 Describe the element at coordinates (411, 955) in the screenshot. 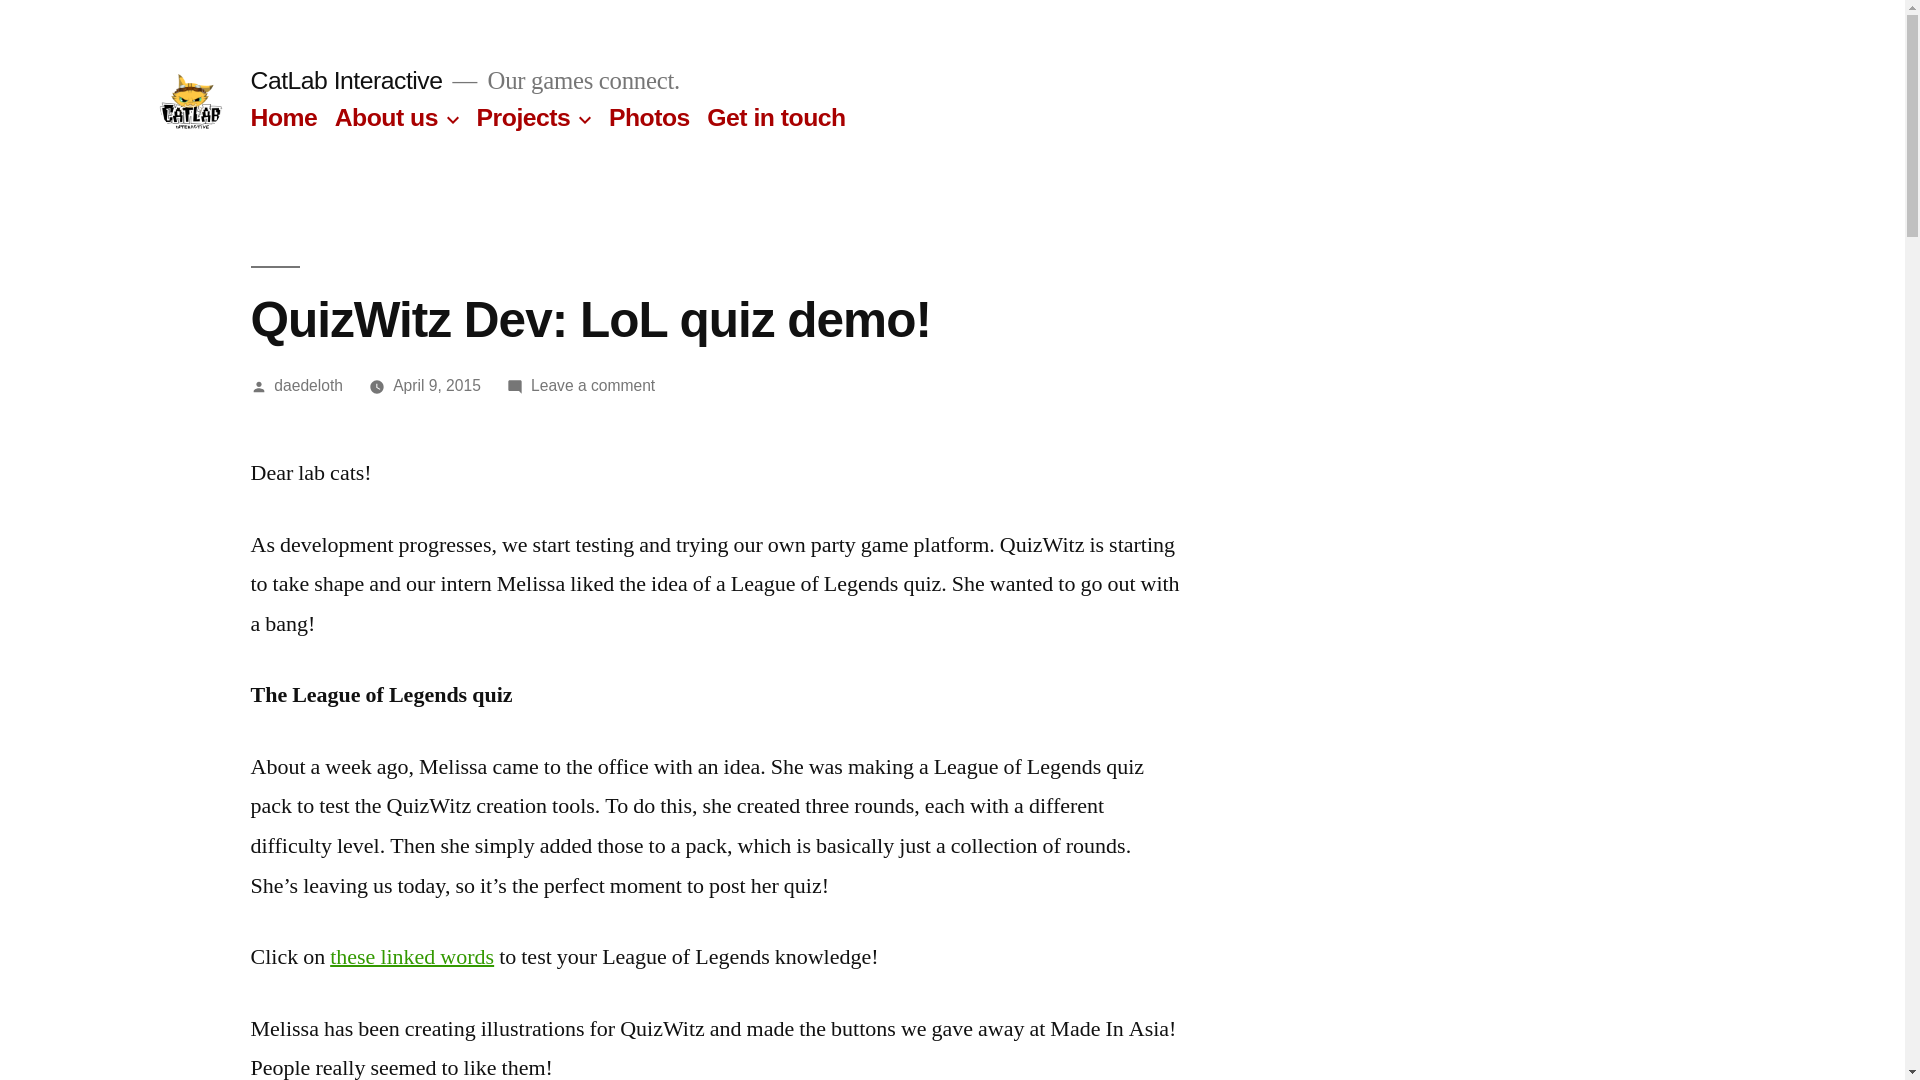

I see `'these linked words'` at that location.